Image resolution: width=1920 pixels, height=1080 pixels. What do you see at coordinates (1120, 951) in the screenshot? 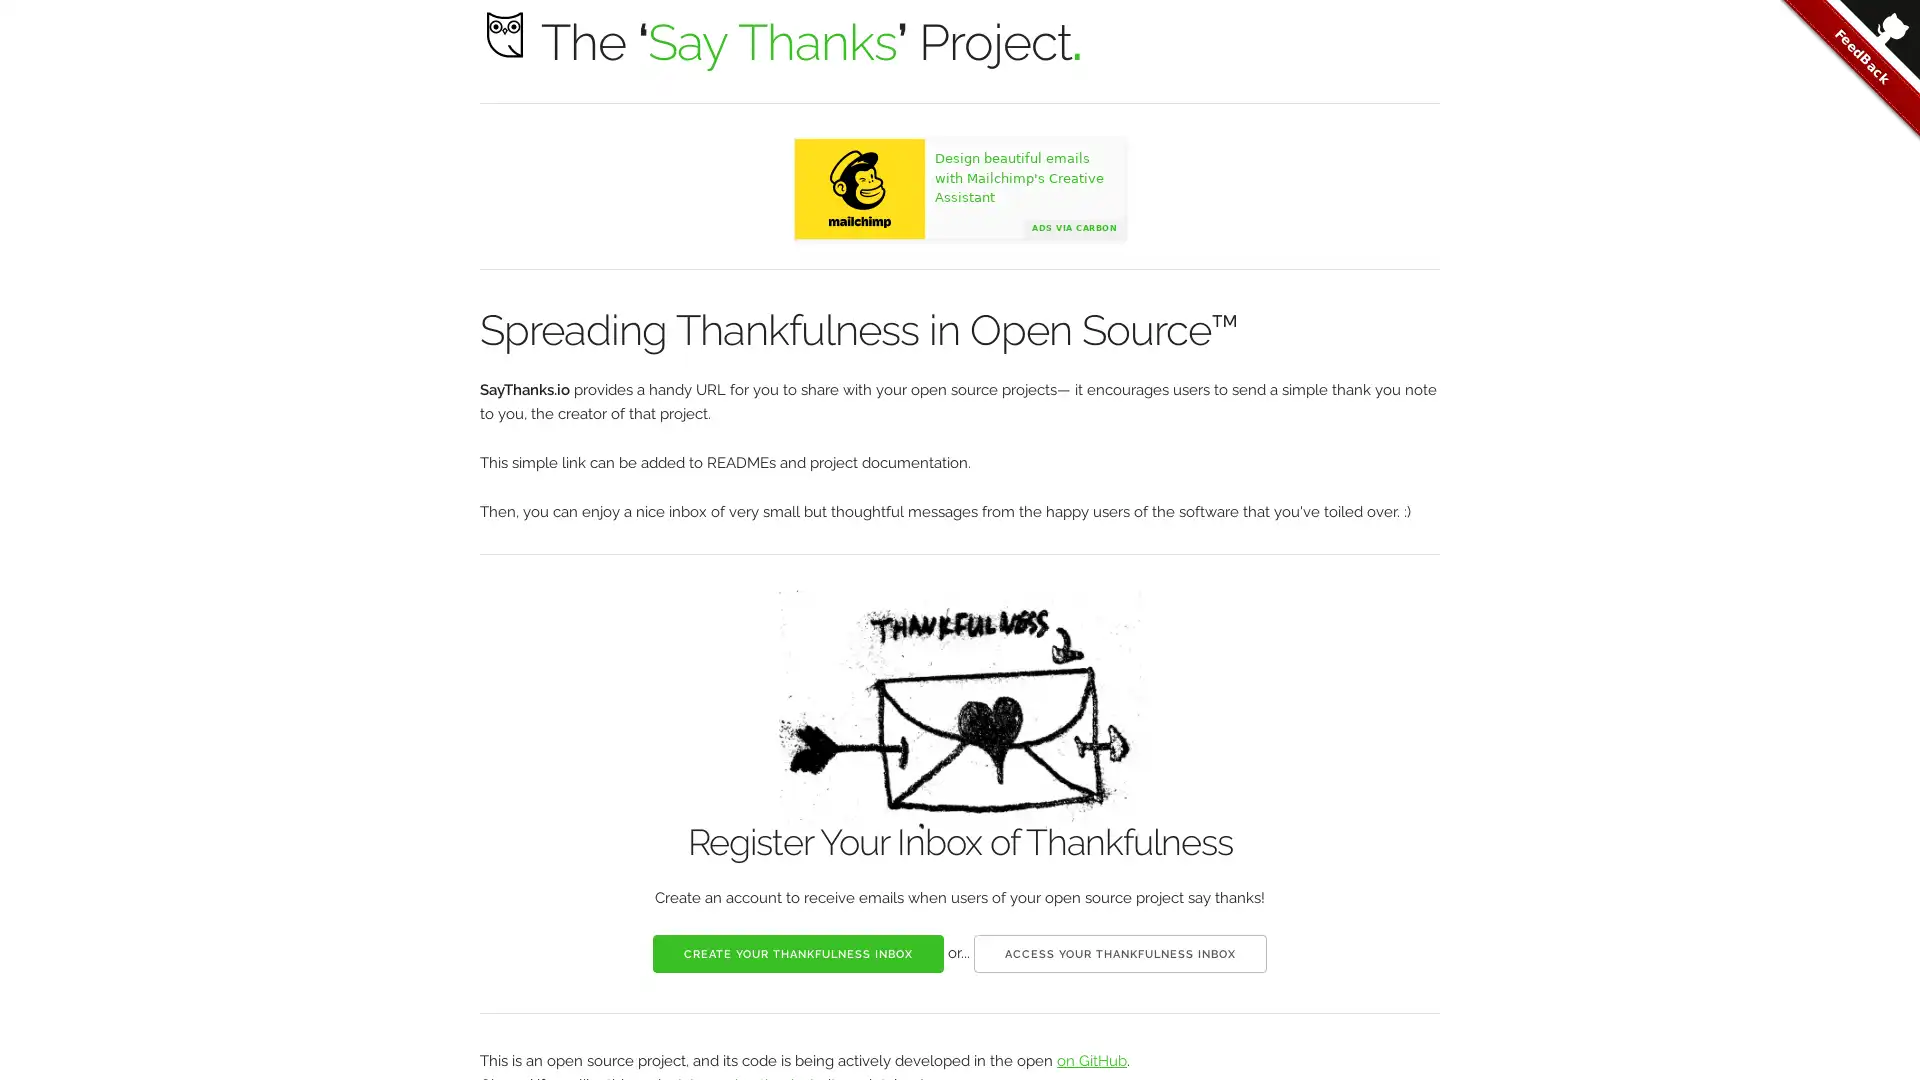
I see `ACCESS YOUR THANKFULNESS INBOX` at bounding box center [1120, 951].